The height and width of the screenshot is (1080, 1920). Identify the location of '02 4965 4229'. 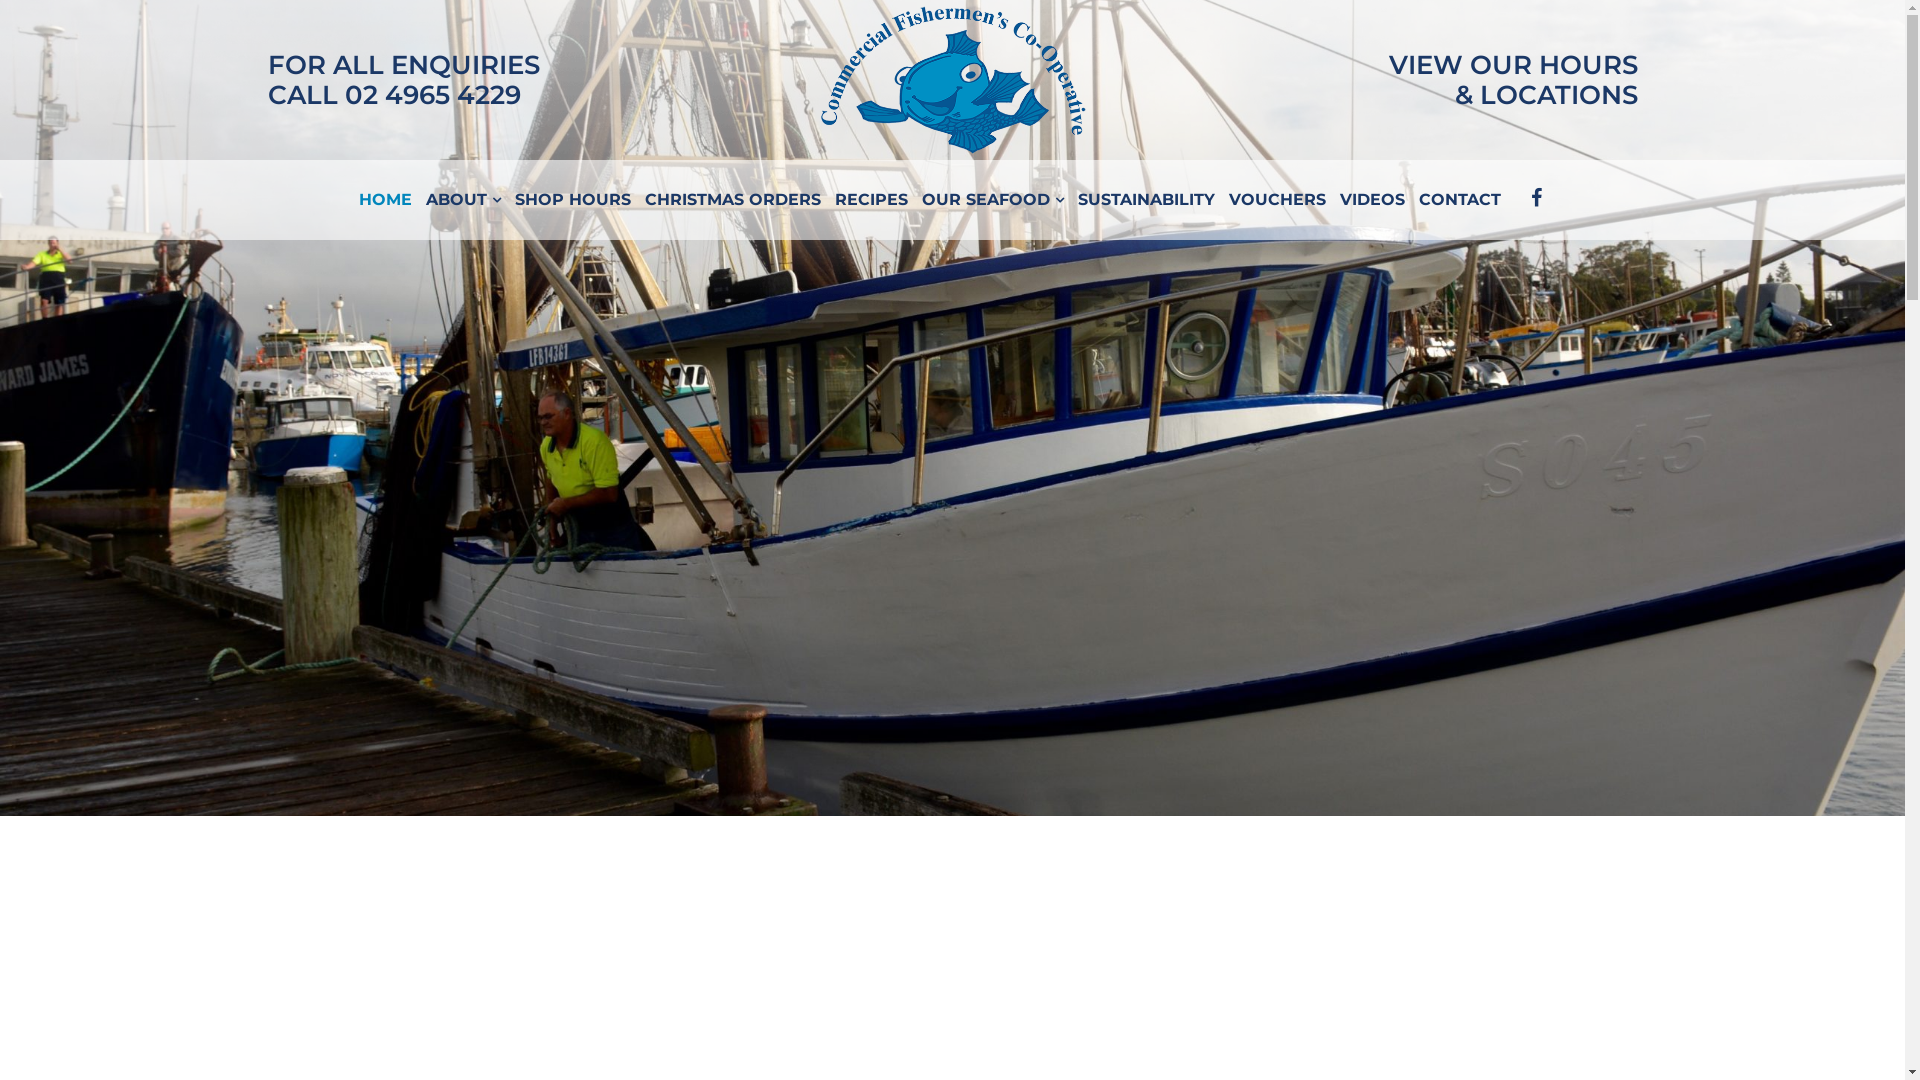
(431, 95).